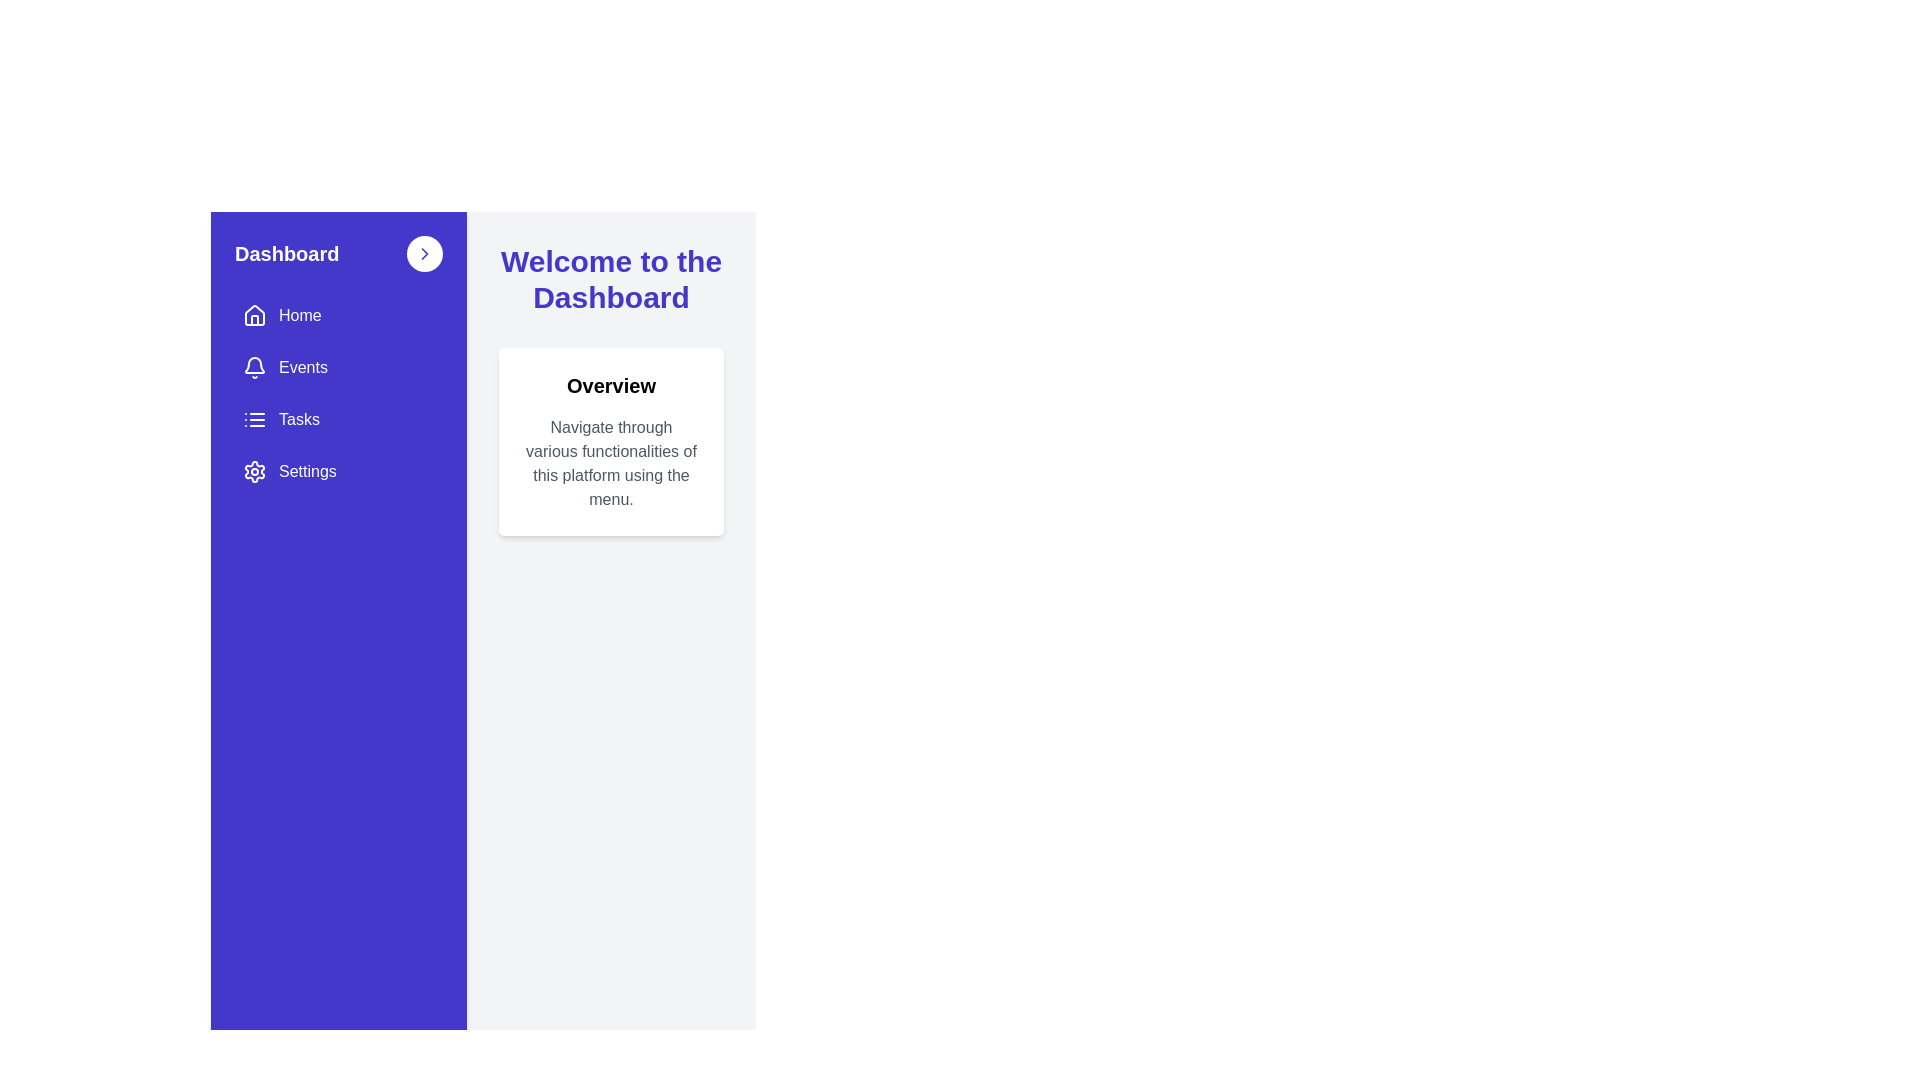 This screenshot has width=1920, height=1080. What do you see at coordinates (306, 471) in the screenshot?
I see `the 'Settings' text label in the vertical navigation menu, located below the 'Tasks' menu item` at bounding box center [306, 471].